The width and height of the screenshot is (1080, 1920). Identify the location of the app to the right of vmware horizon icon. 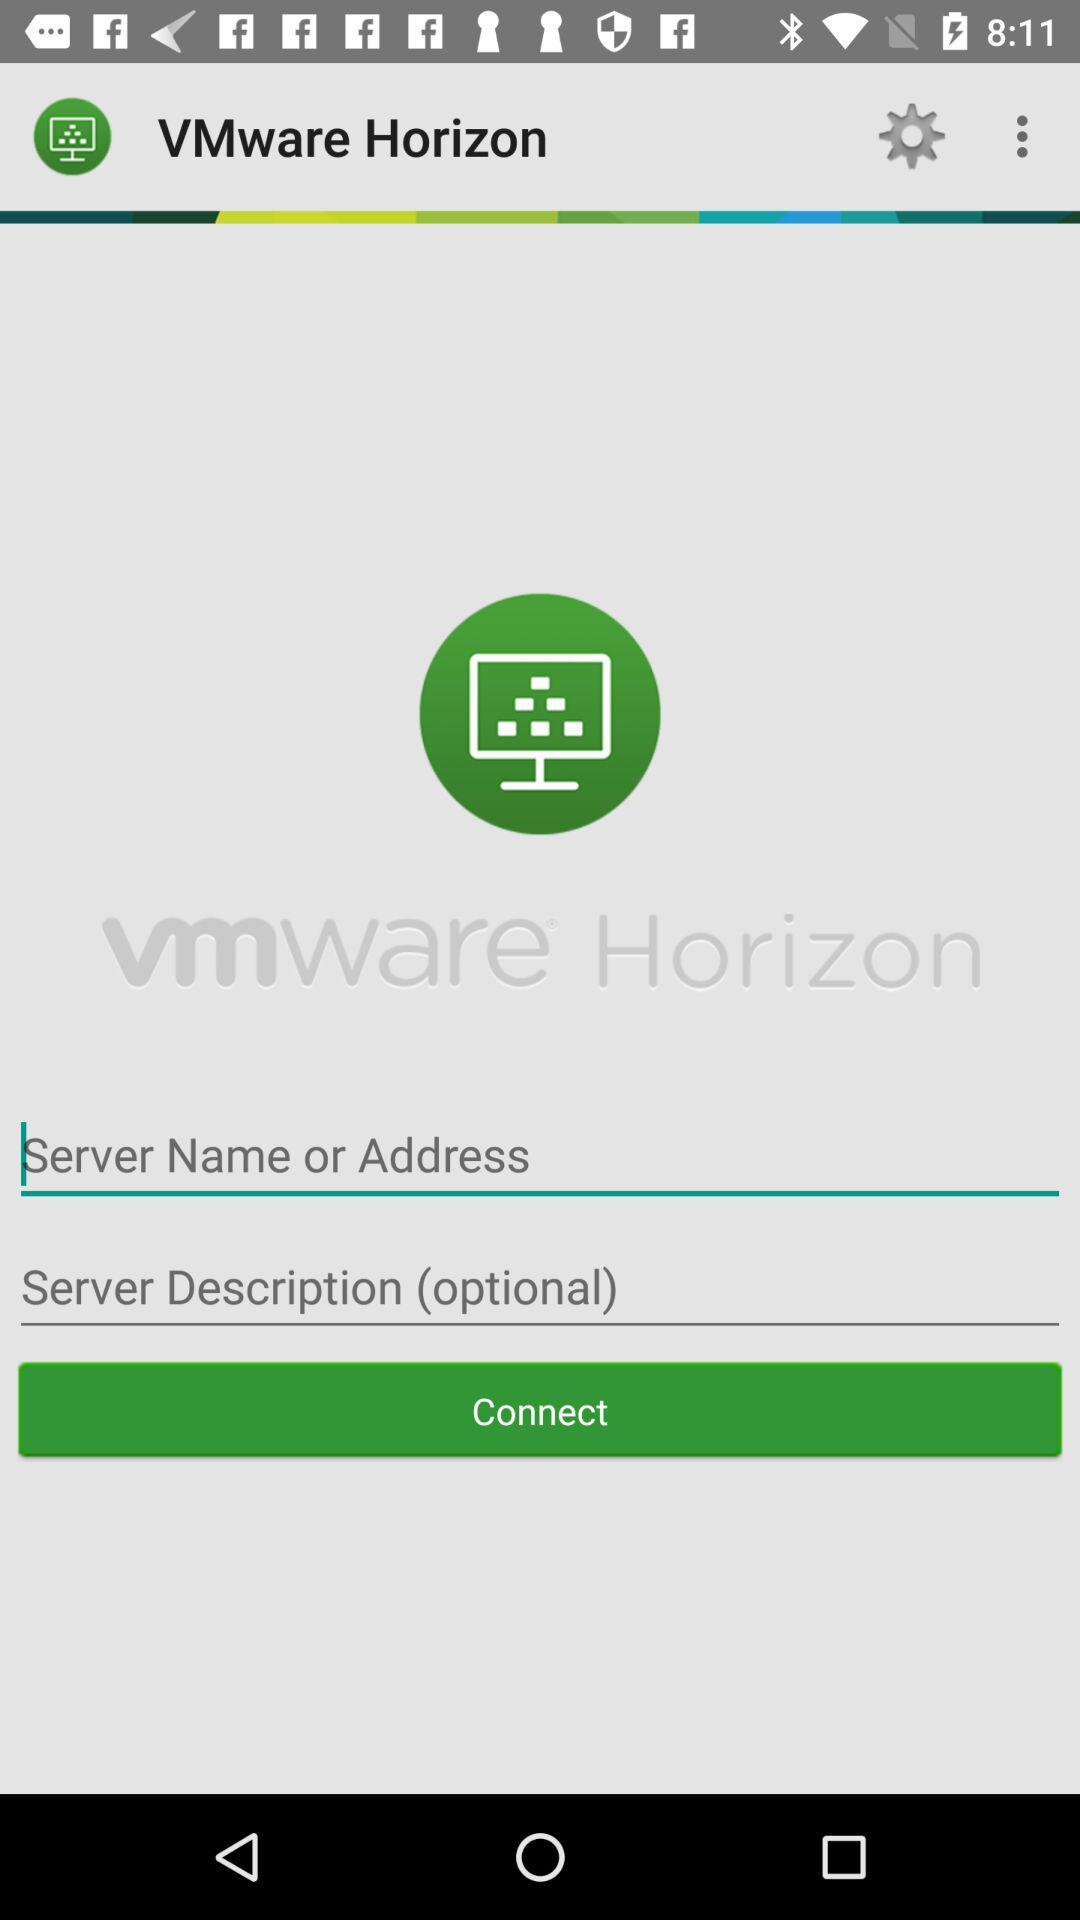
(911, 135).